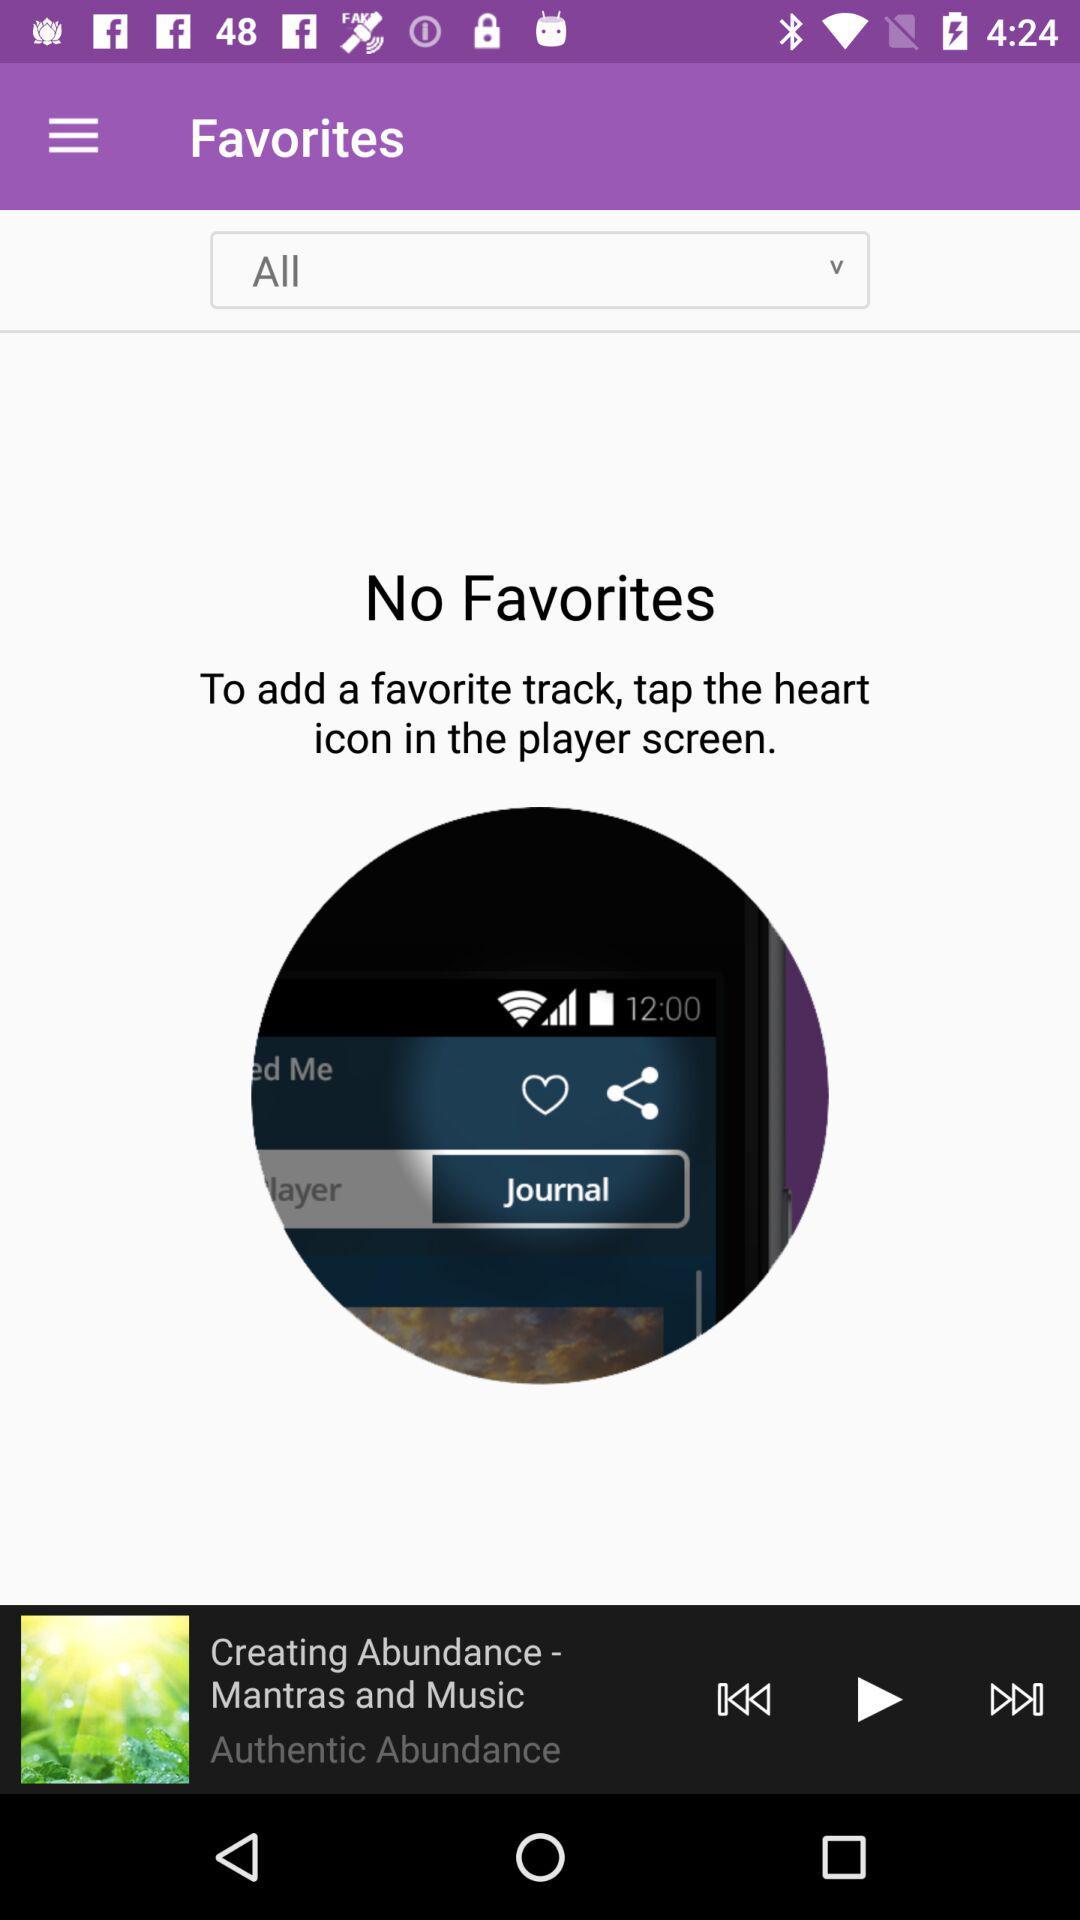 The width and height of the screenshot is (1080, 1920). Describe the element at coordinates (744, 1698) in the screenshot. I see `rewind` at that location.